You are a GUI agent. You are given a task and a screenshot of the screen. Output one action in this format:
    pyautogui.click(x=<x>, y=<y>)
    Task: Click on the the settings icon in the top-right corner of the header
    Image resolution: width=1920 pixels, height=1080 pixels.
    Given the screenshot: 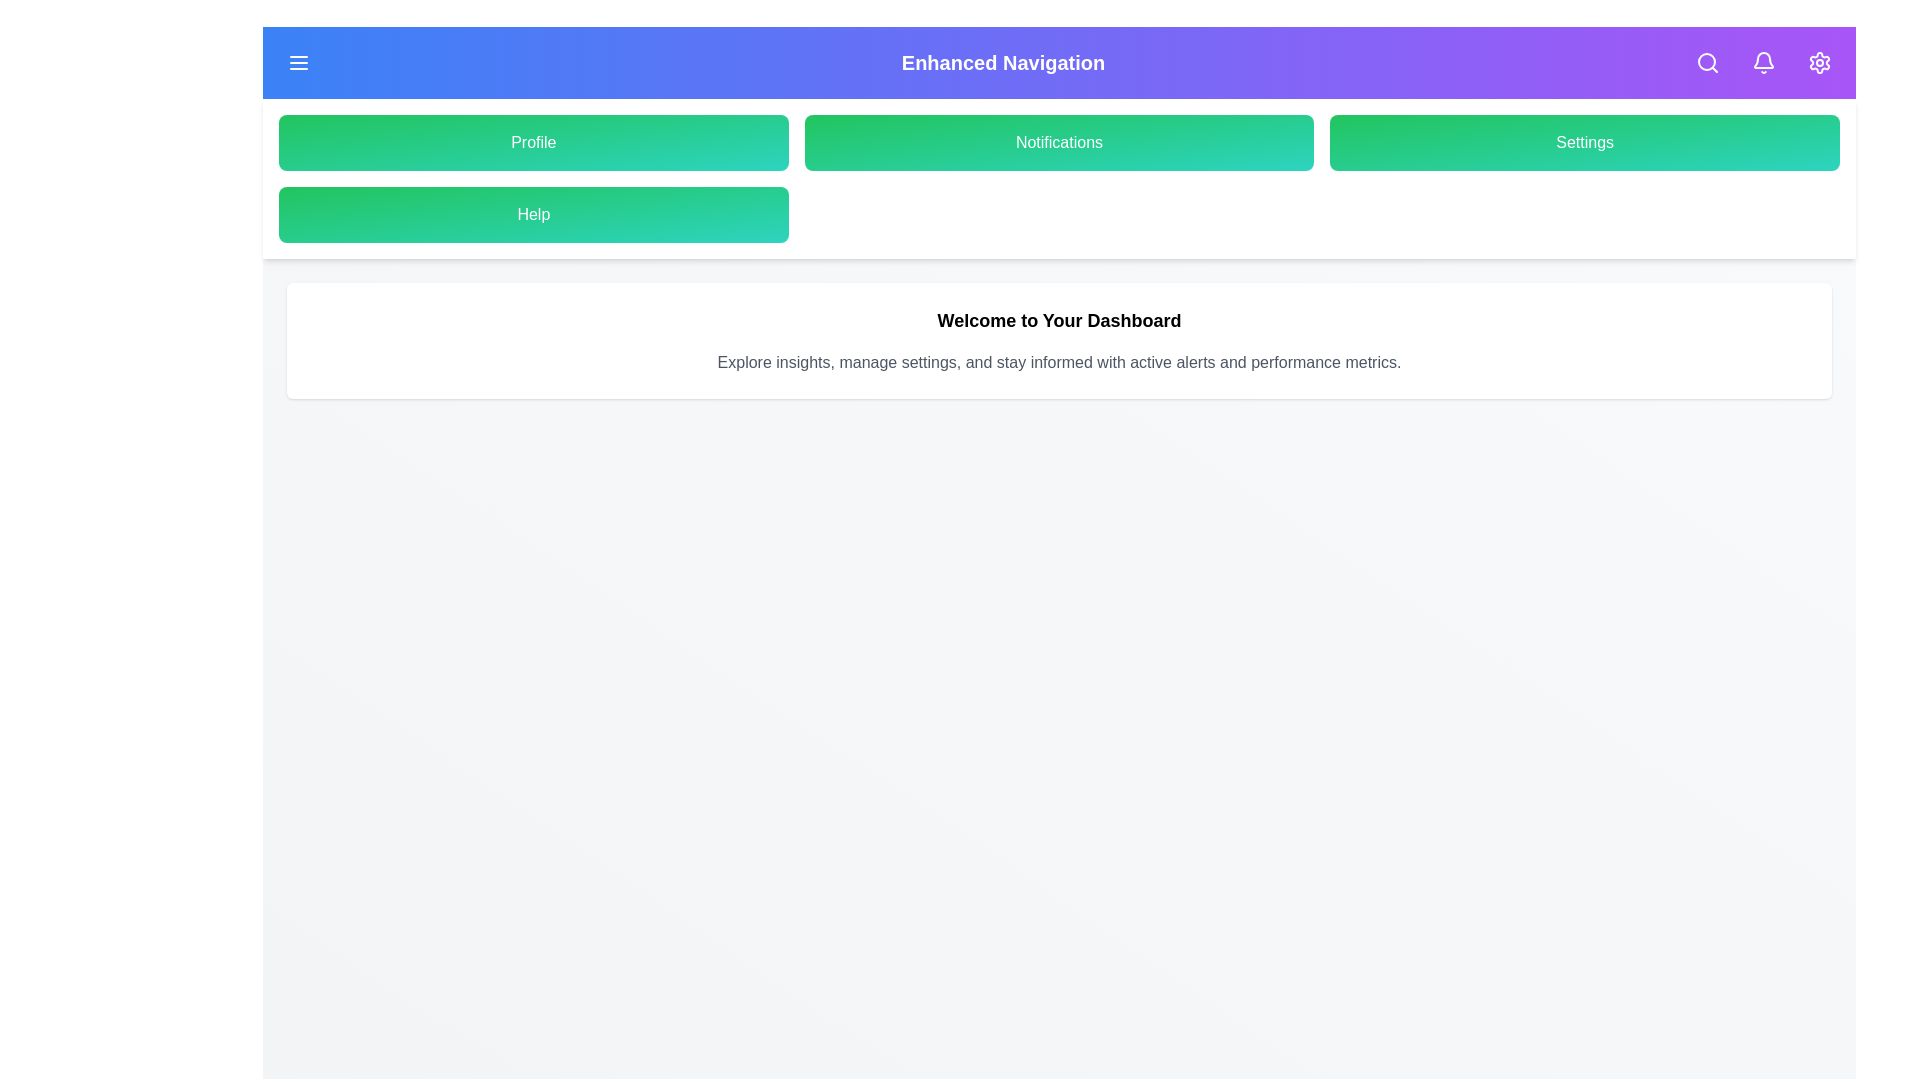 What is the action you would take?
    pyautogui.click(x=1819, y=61)
    